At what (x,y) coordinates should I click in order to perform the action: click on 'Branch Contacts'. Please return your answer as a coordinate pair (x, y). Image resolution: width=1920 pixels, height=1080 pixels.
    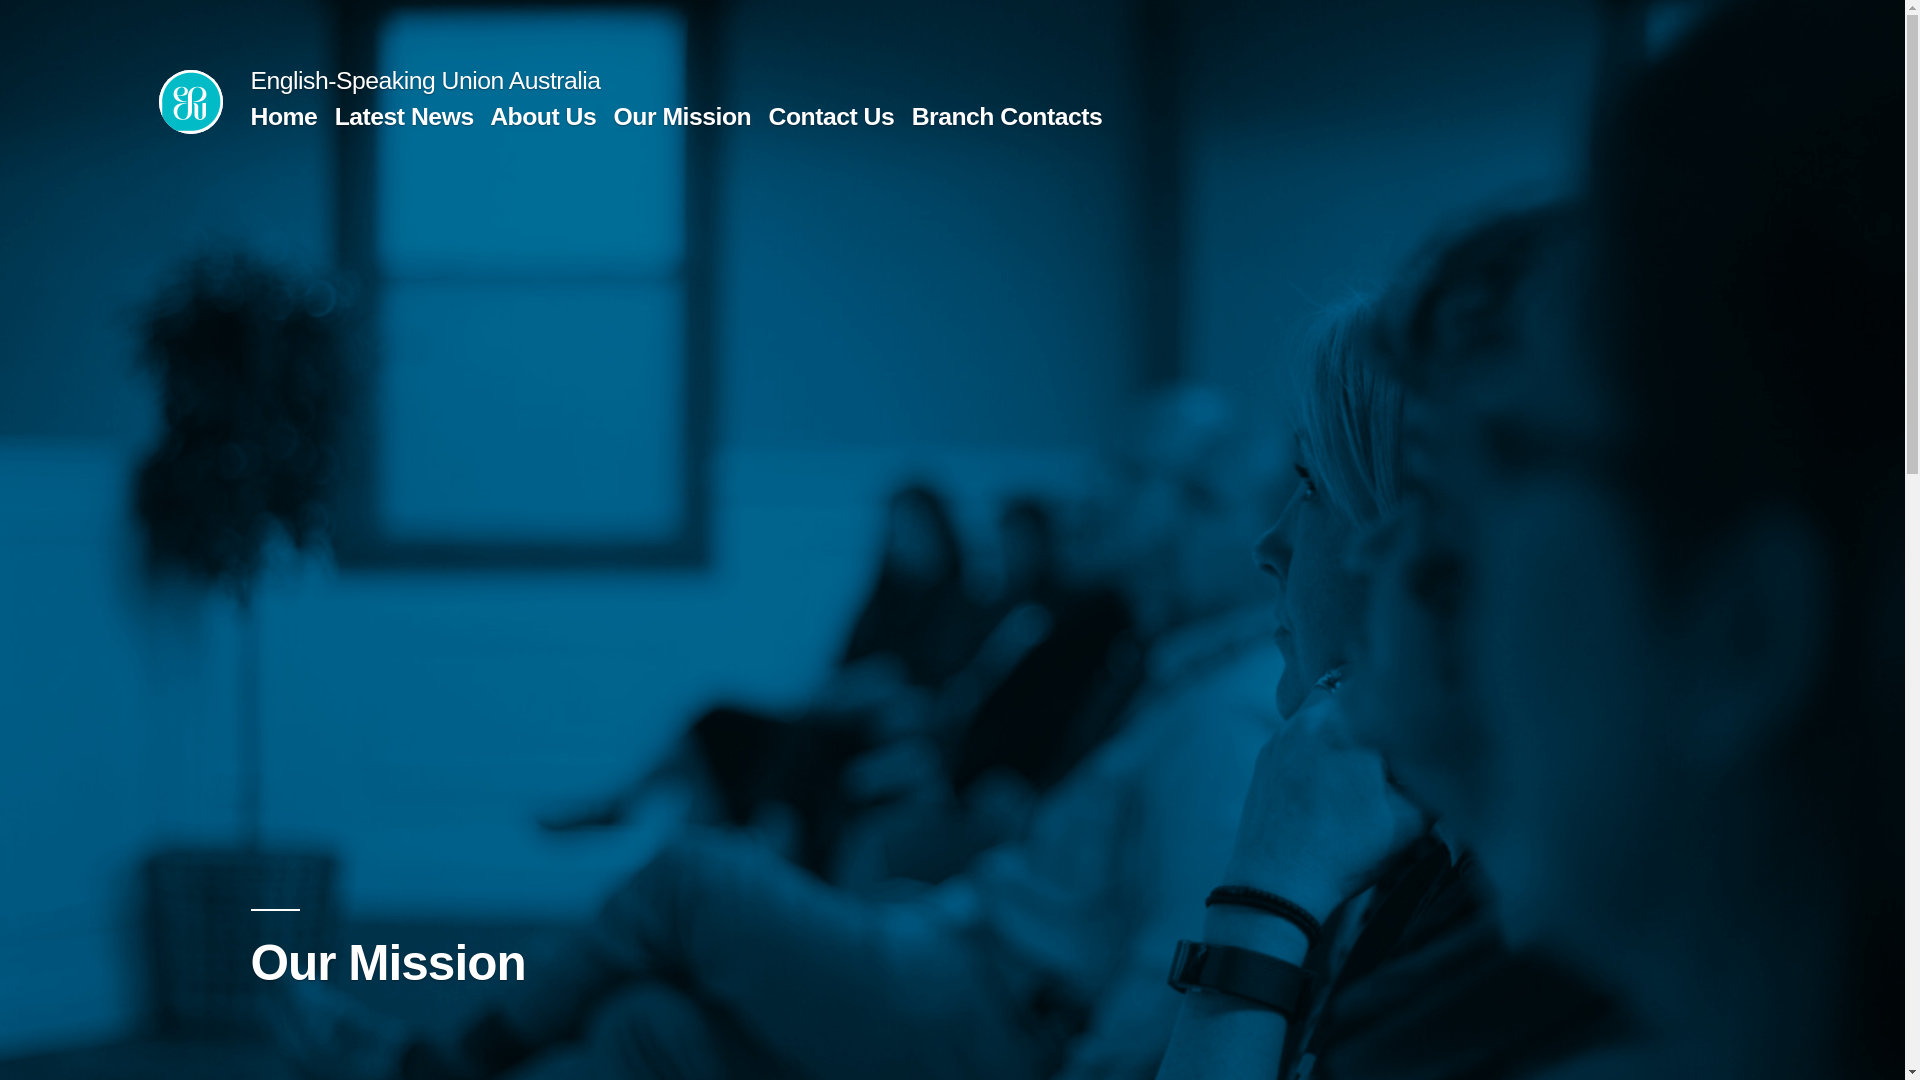
    Looking at the image, I should click on (1007, 116).